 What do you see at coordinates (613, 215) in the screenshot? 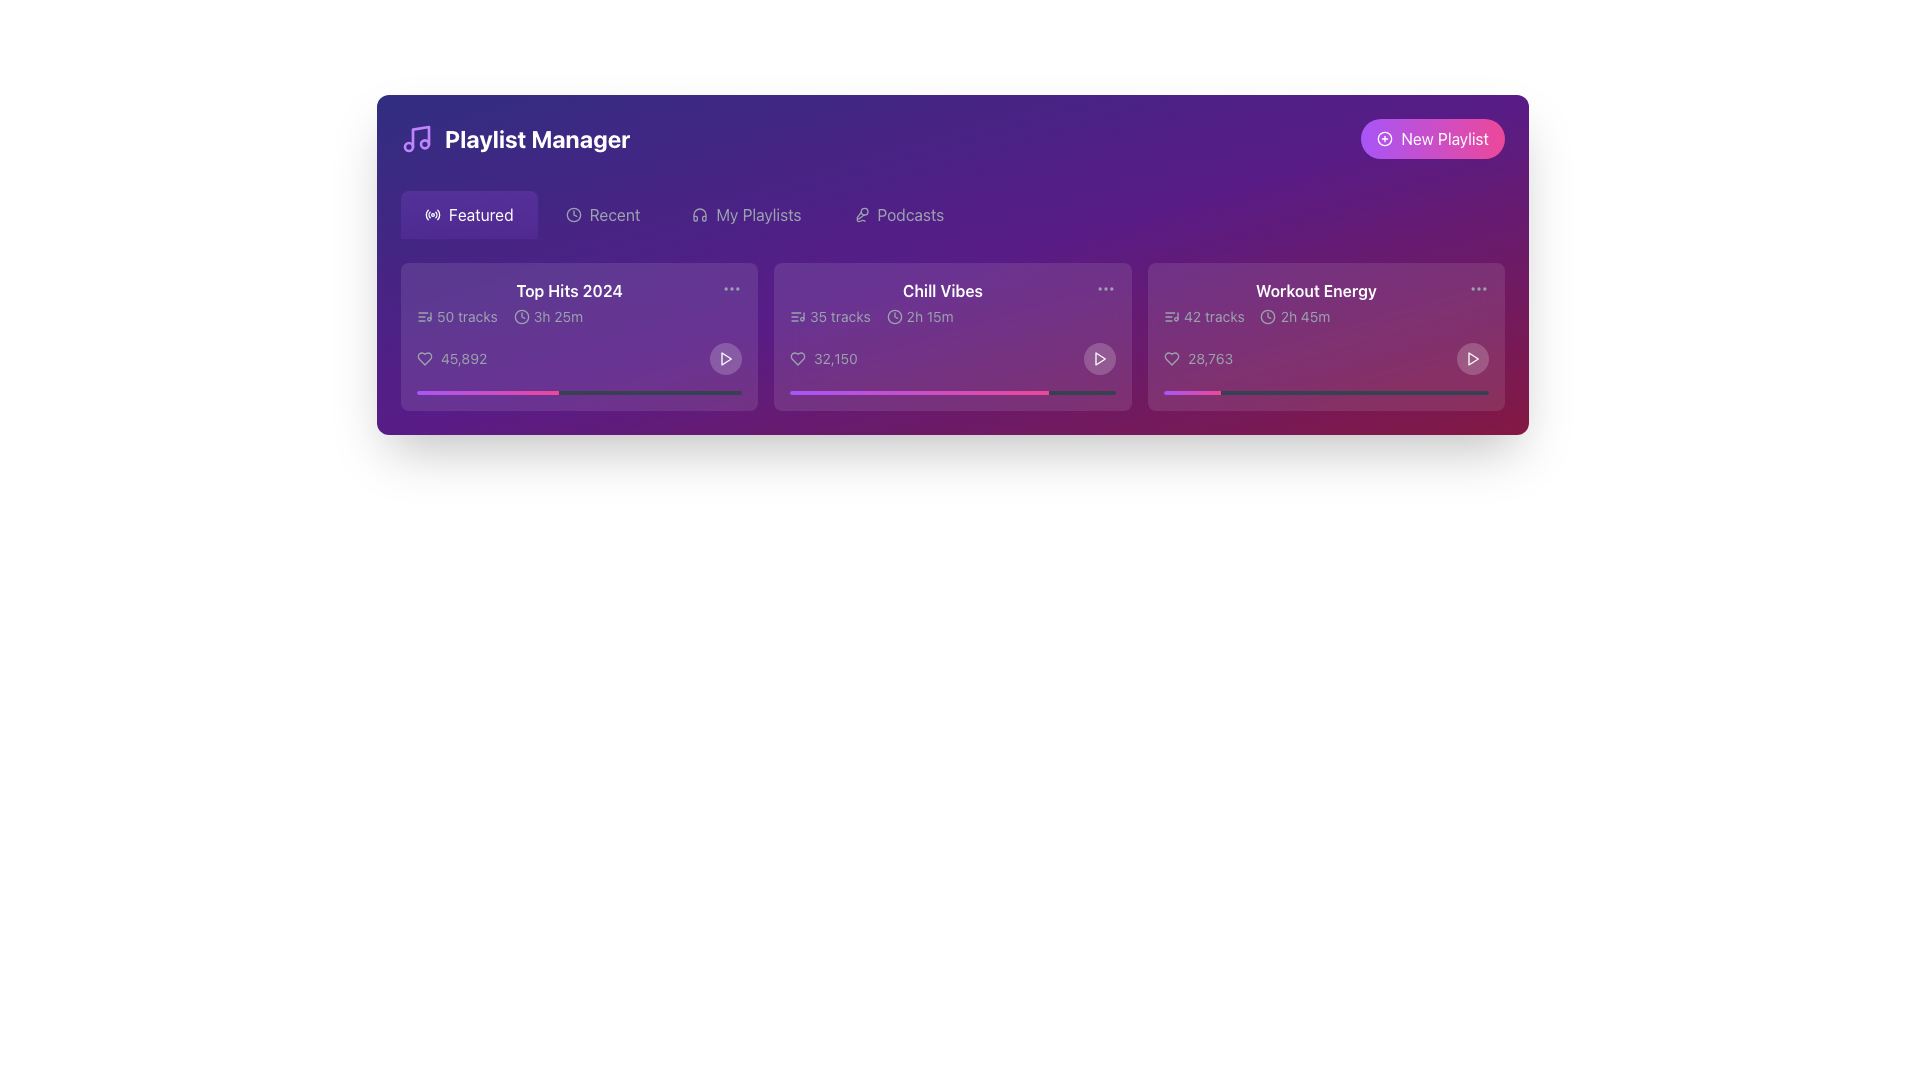
I see `the 'Recent' navigation link` at bounding box center [613, 215].